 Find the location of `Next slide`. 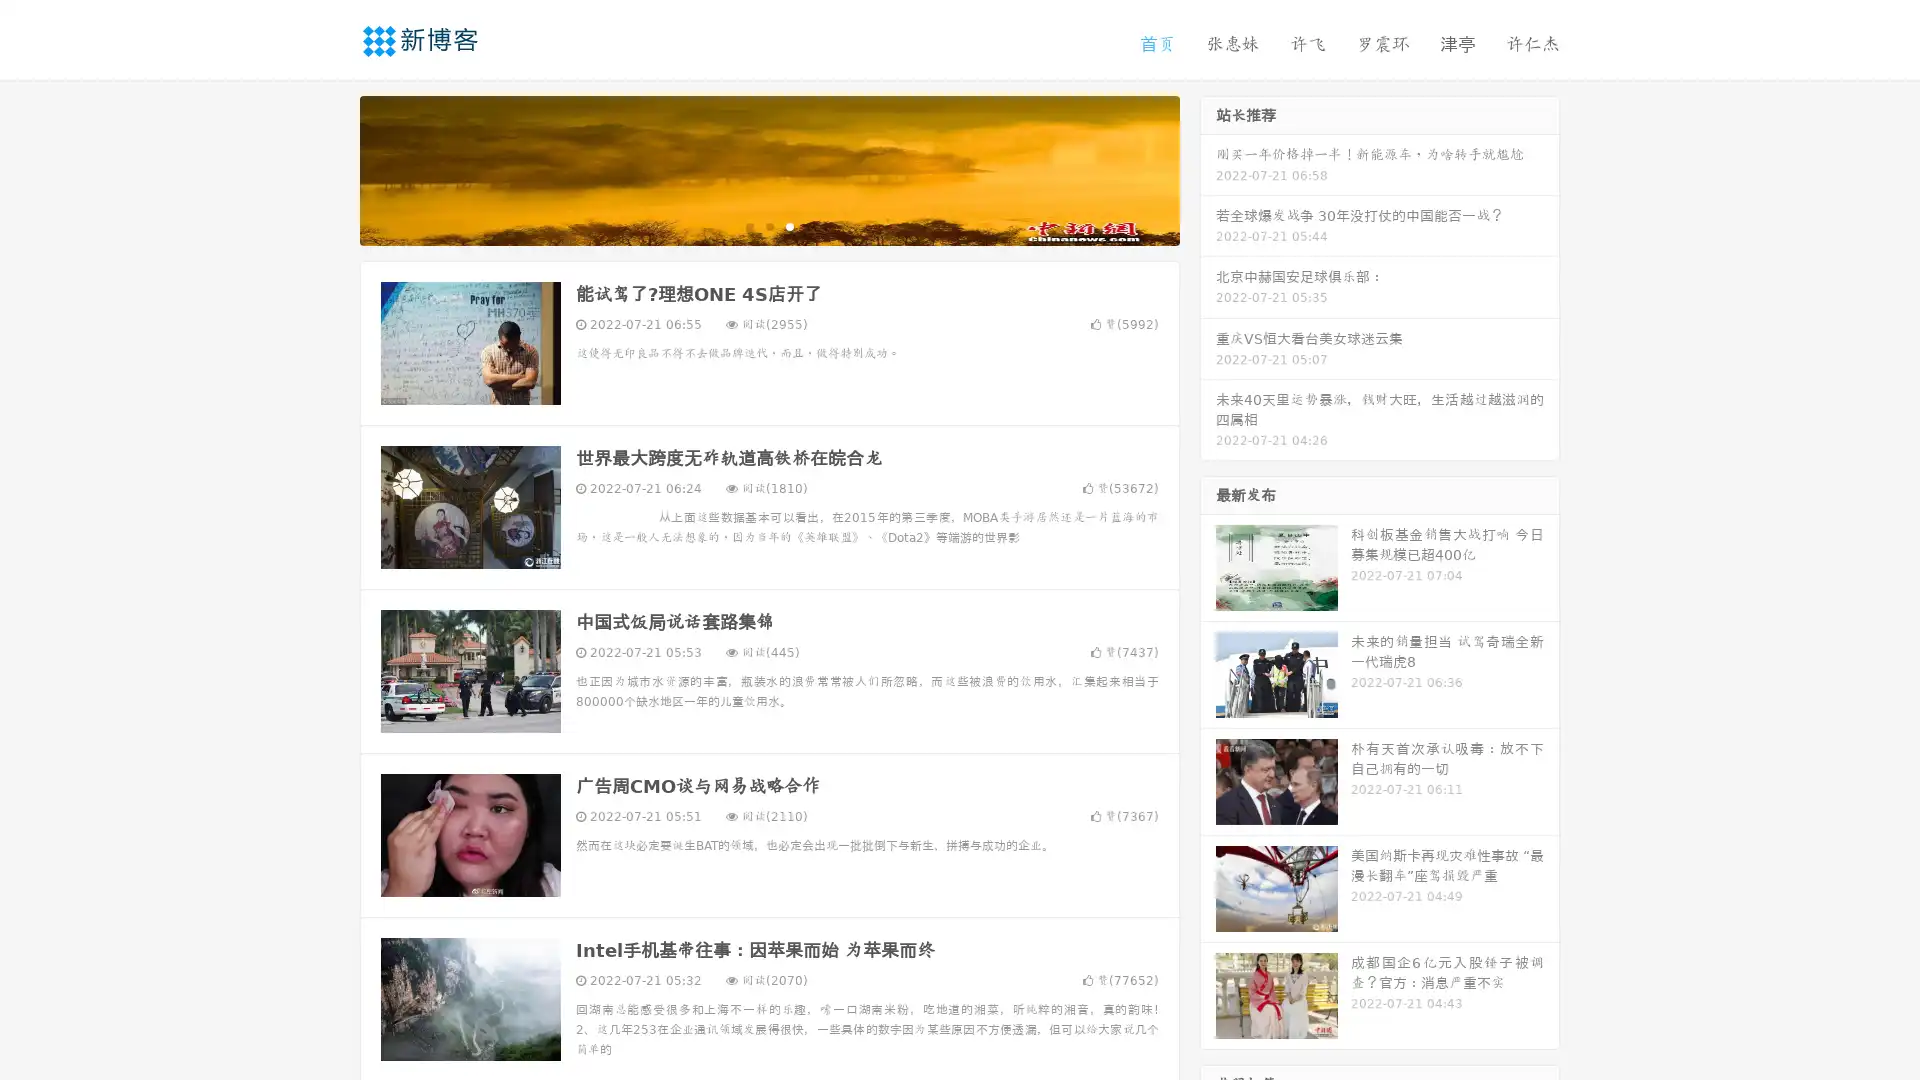

Next slide is located at coordinates (1208, 168).